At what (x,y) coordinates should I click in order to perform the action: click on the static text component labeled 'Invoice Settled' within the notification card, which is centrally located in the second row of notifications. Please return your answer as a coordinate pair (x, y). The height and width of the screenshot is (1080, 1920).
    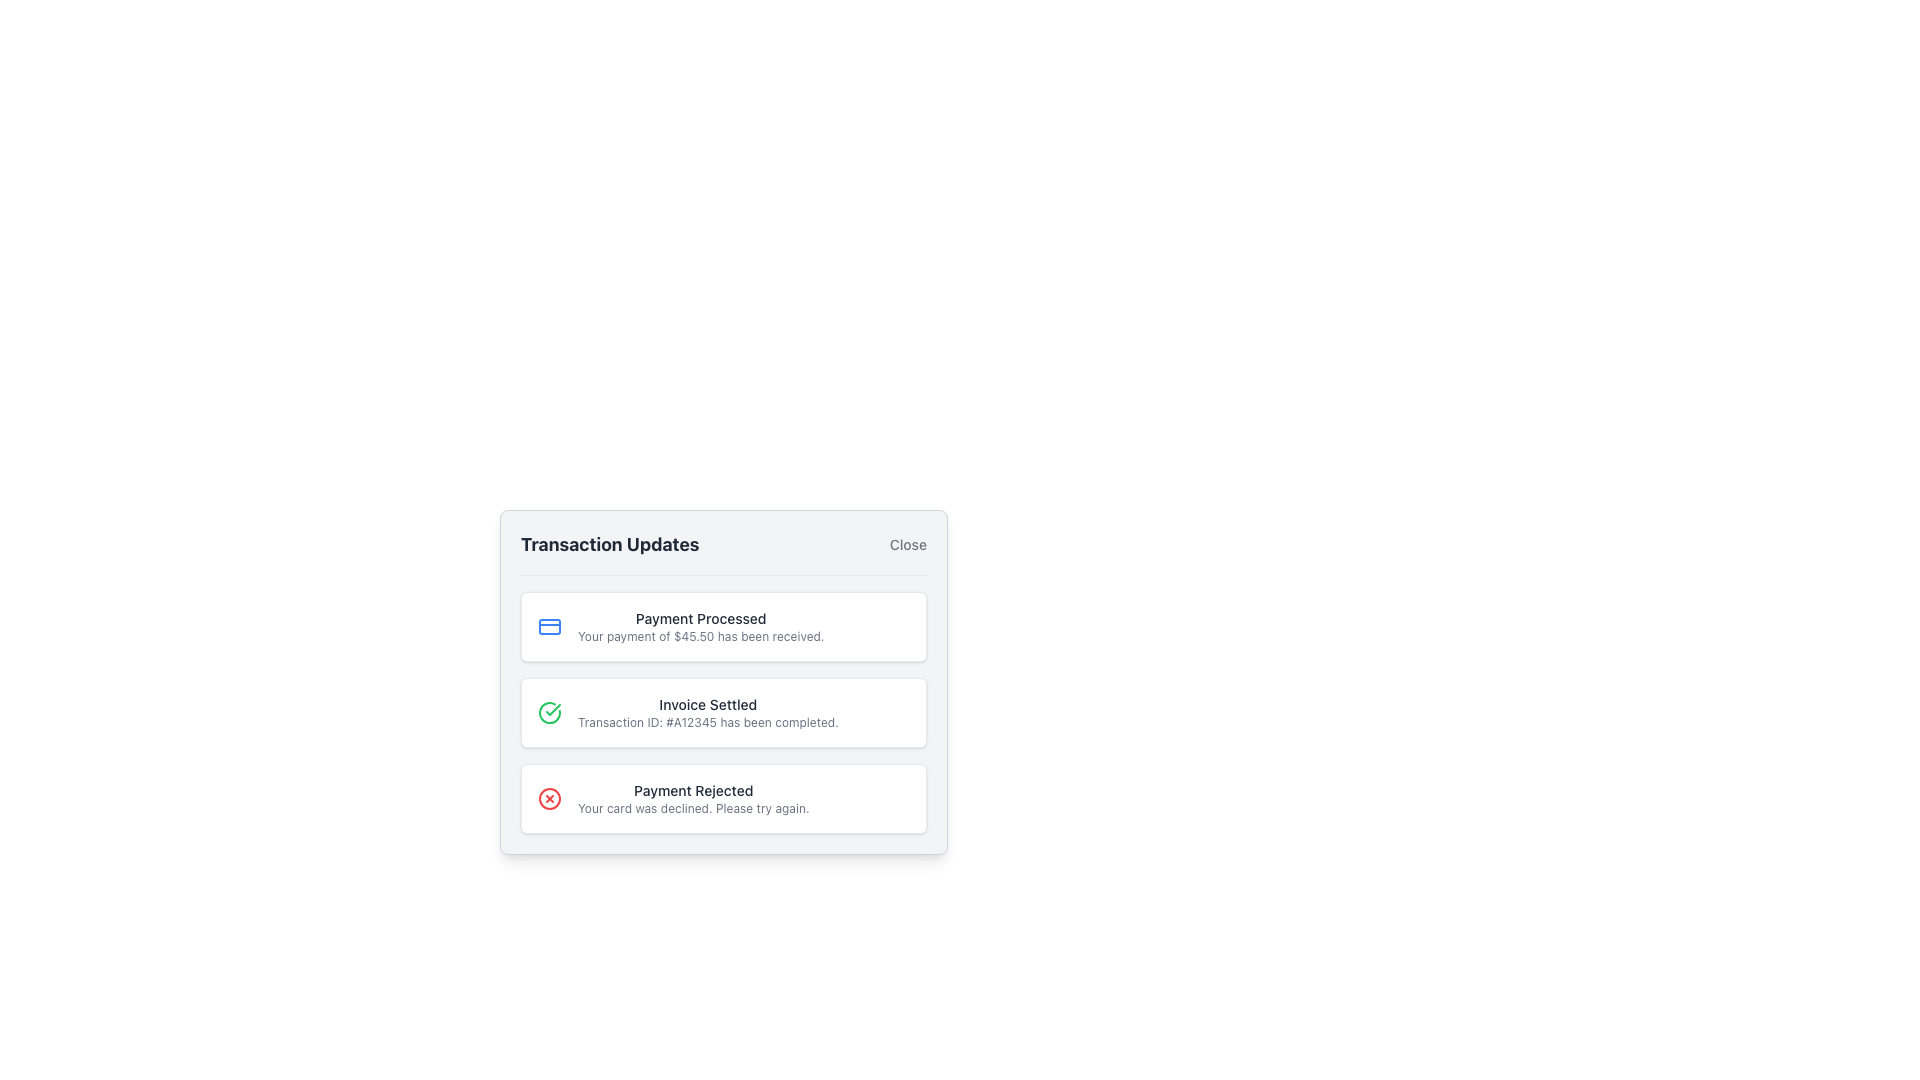
    Looking at the image, I should click on (708, 712).